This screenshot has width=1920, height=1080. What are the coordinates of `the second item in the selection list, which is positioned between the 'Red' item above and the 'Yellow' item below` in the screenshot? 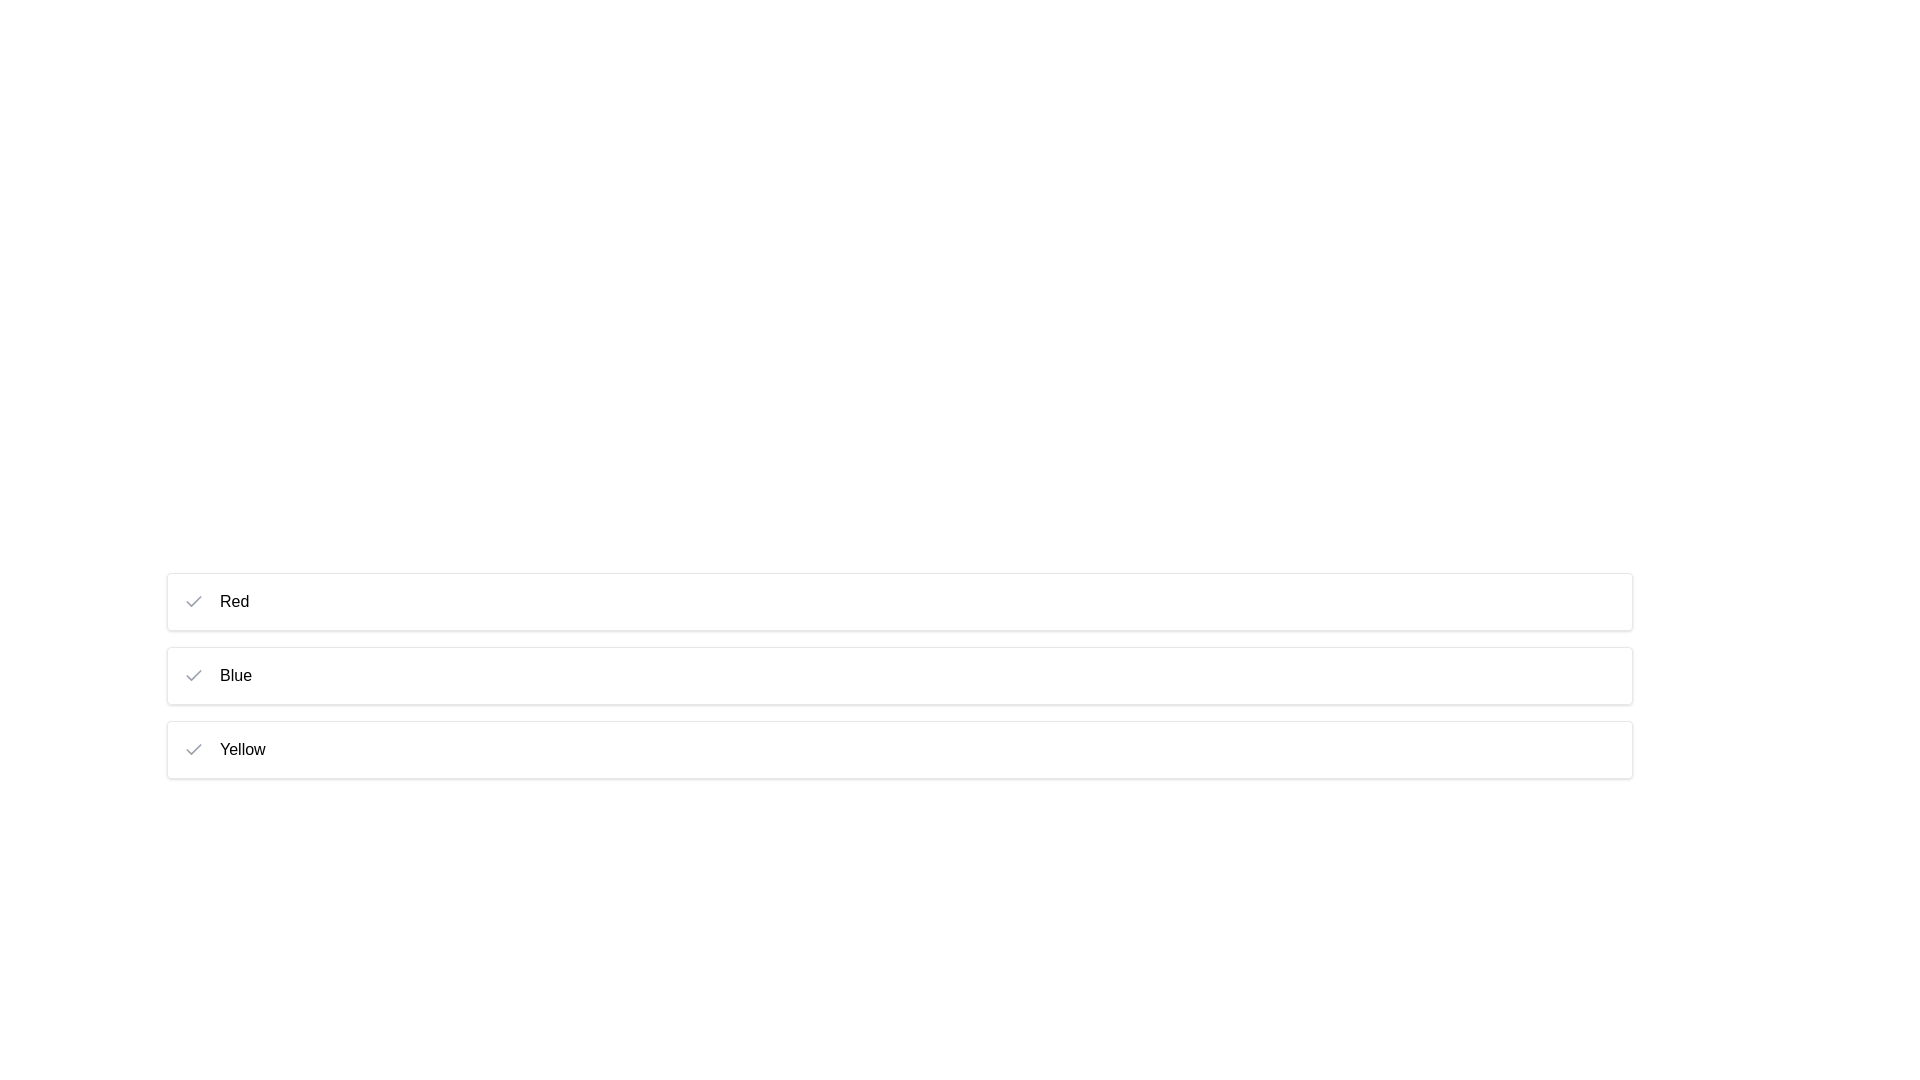 It's located at (899, 675).